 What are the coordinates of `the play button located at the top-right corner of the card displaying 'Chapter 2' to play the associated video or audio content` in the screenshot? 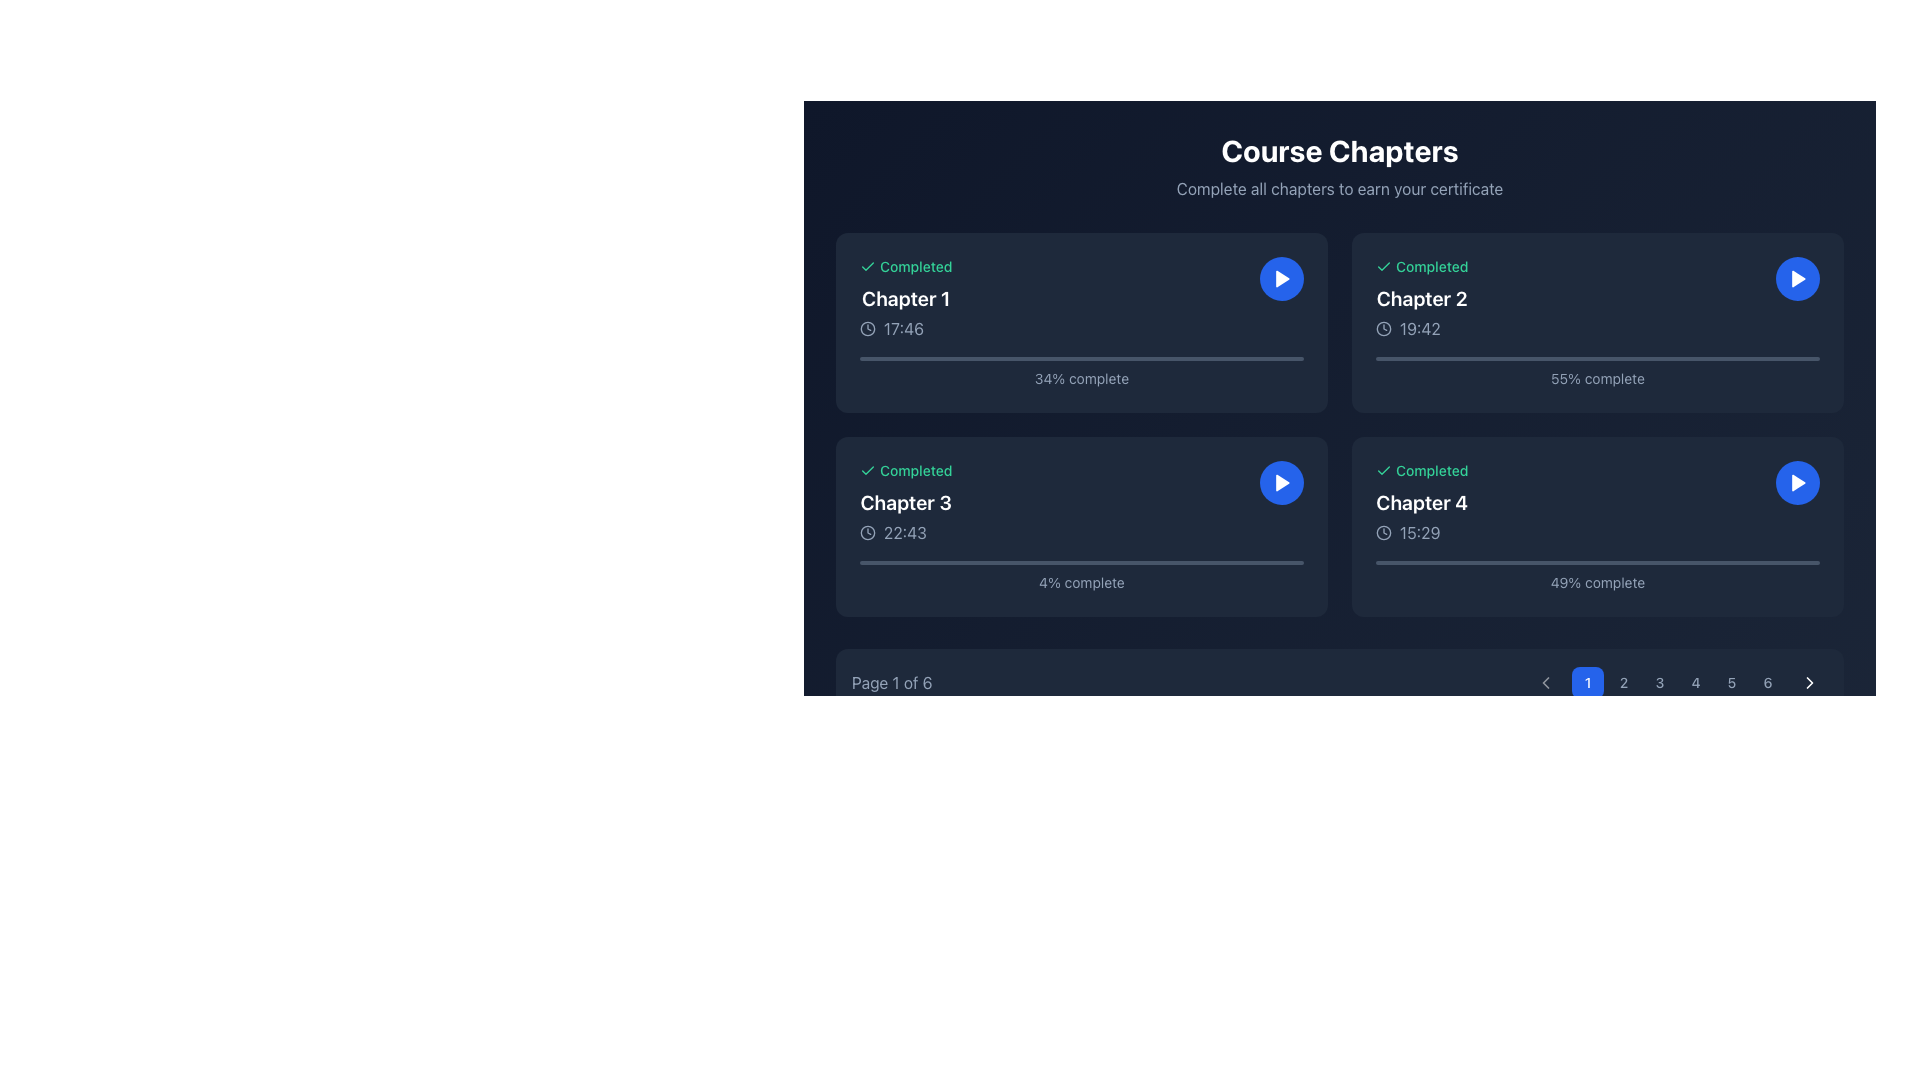 It's located at (1798, 278).